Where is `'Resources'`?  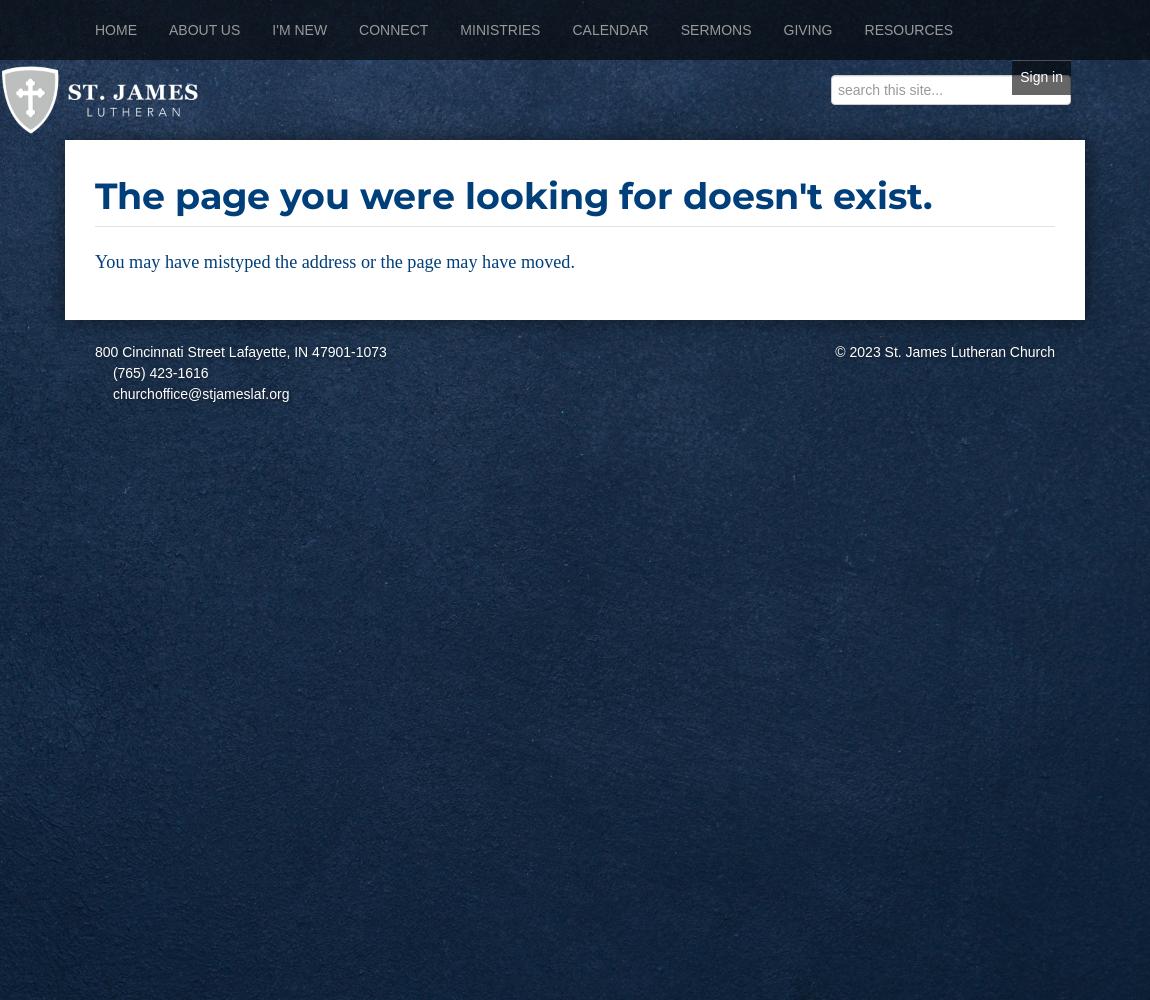 'Resources' is located at coordinates (863, 30).